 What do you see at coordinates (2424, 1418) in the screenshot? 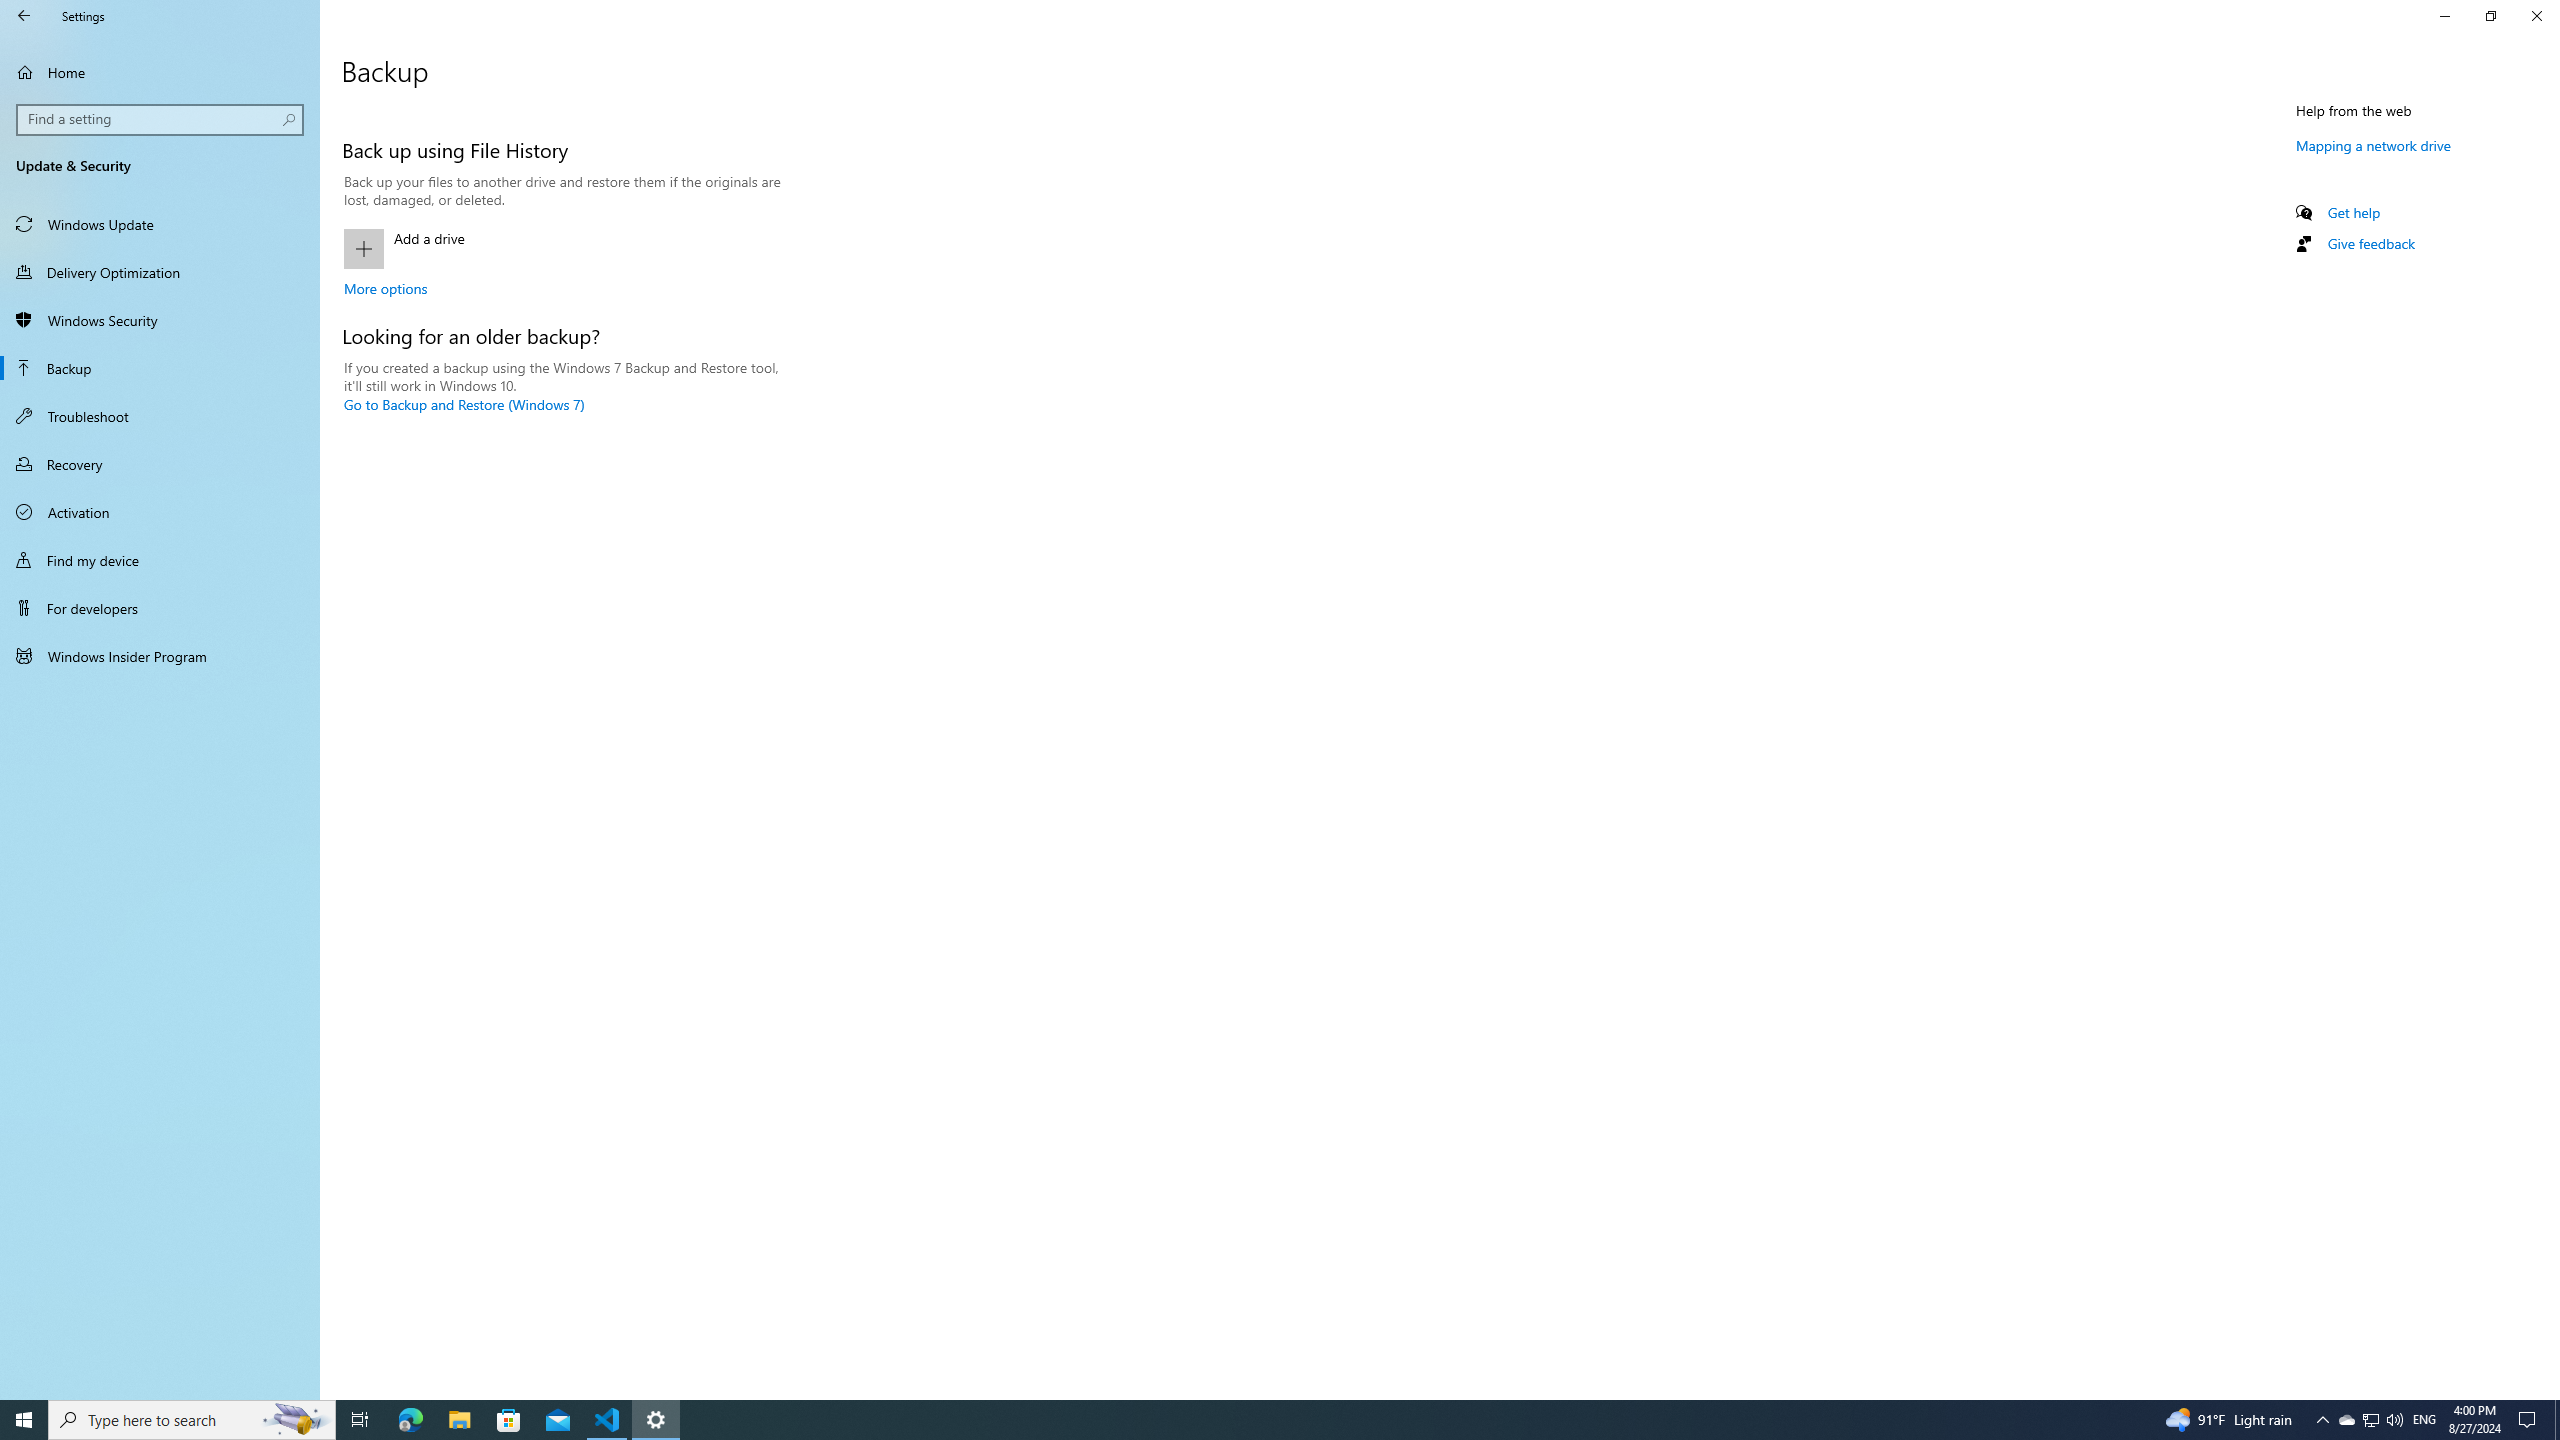
I see `'Tray Input Indicator - English (United States)'` at bounding box center [2424, 1418].